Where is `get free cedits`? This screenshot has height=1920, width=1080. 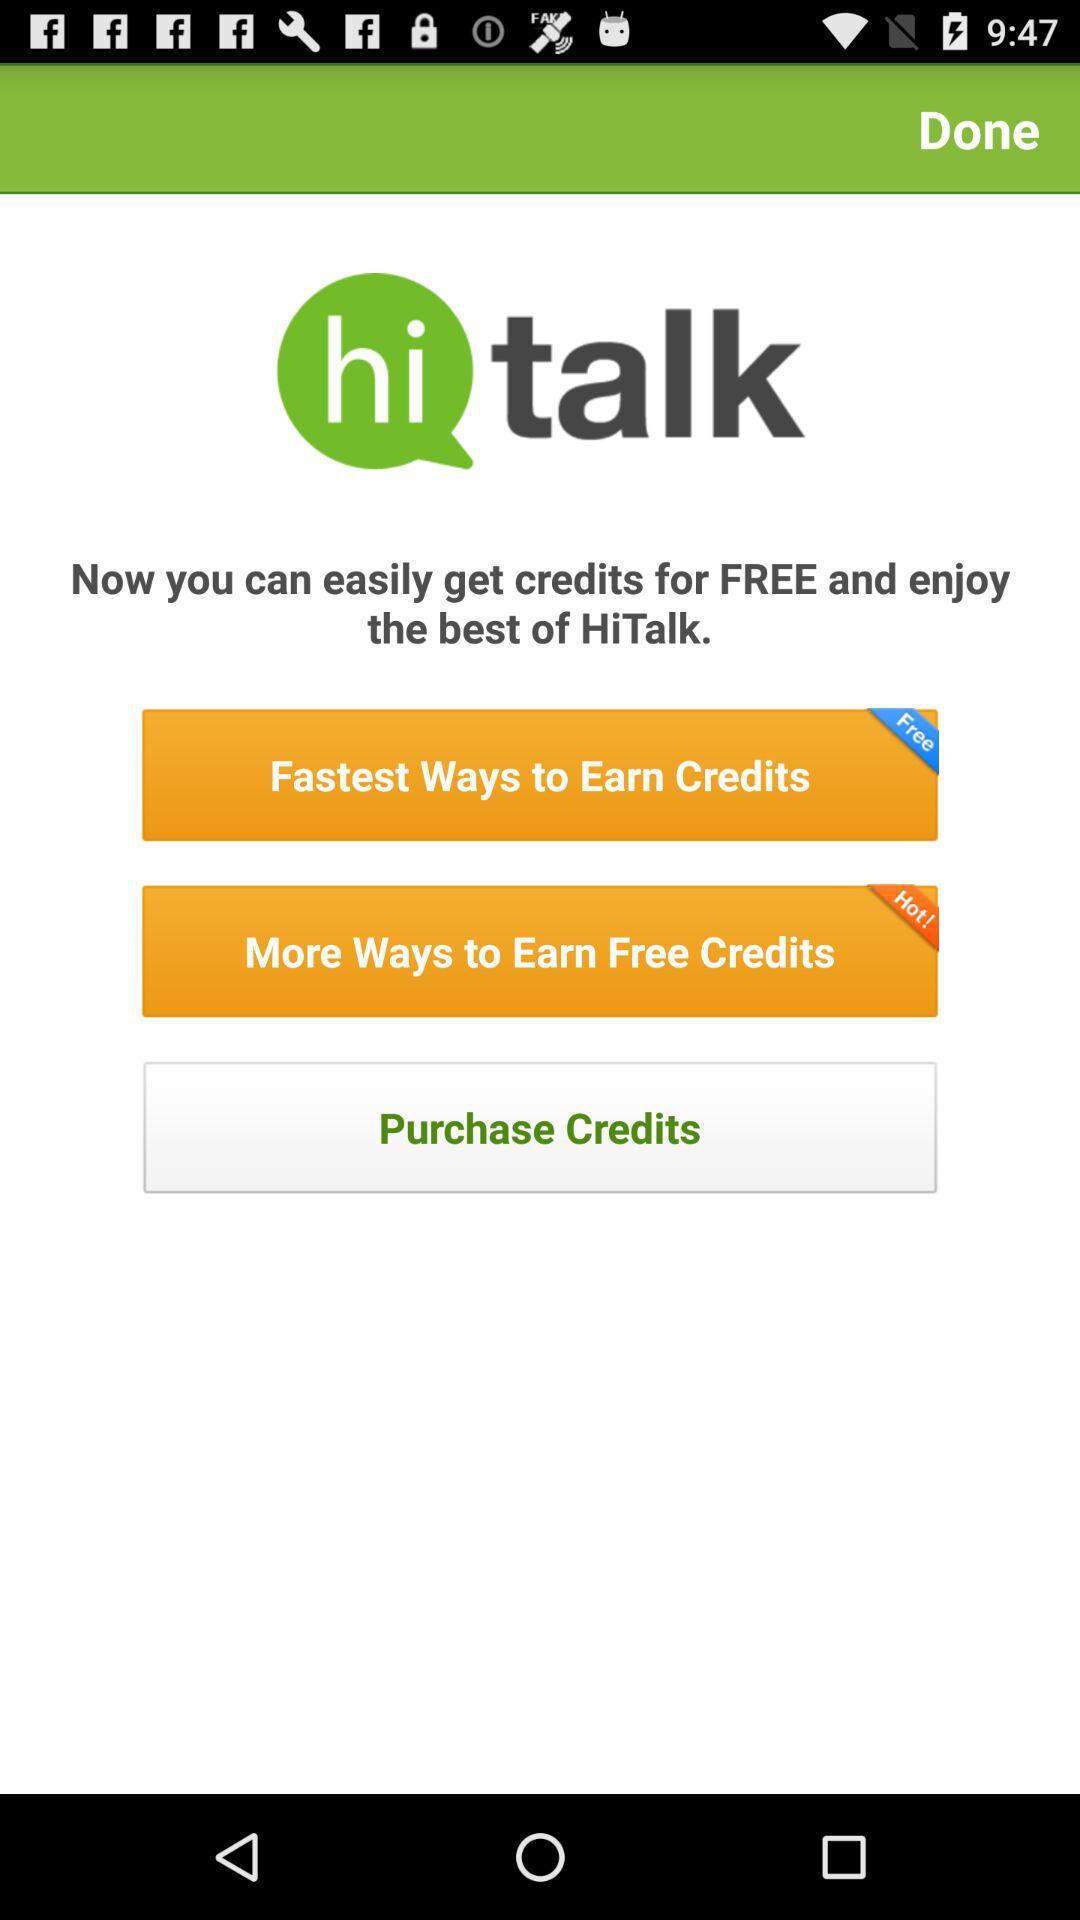 get free cedits is located at coordinates (540, 950).